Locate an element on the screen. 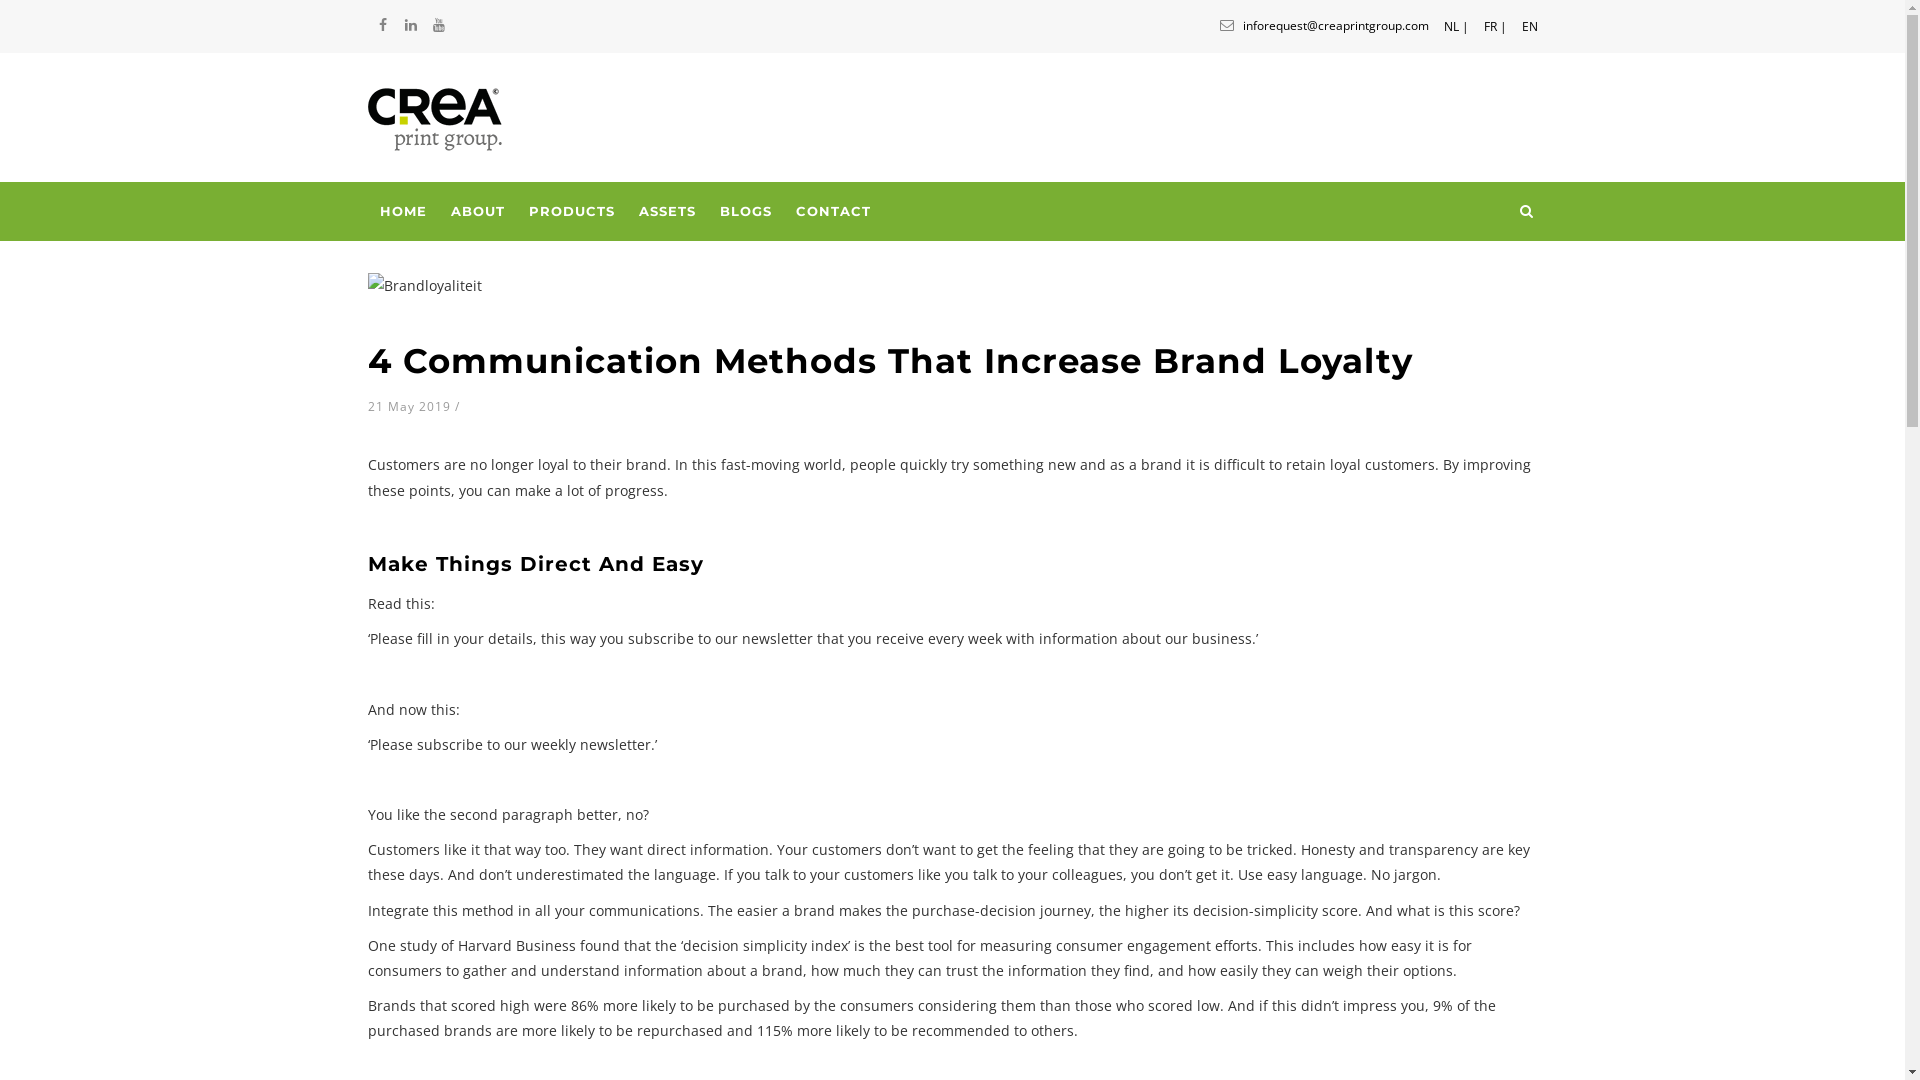 The image size is (1920, 1080). 'FR |' is located at coordinates (1483, 23).